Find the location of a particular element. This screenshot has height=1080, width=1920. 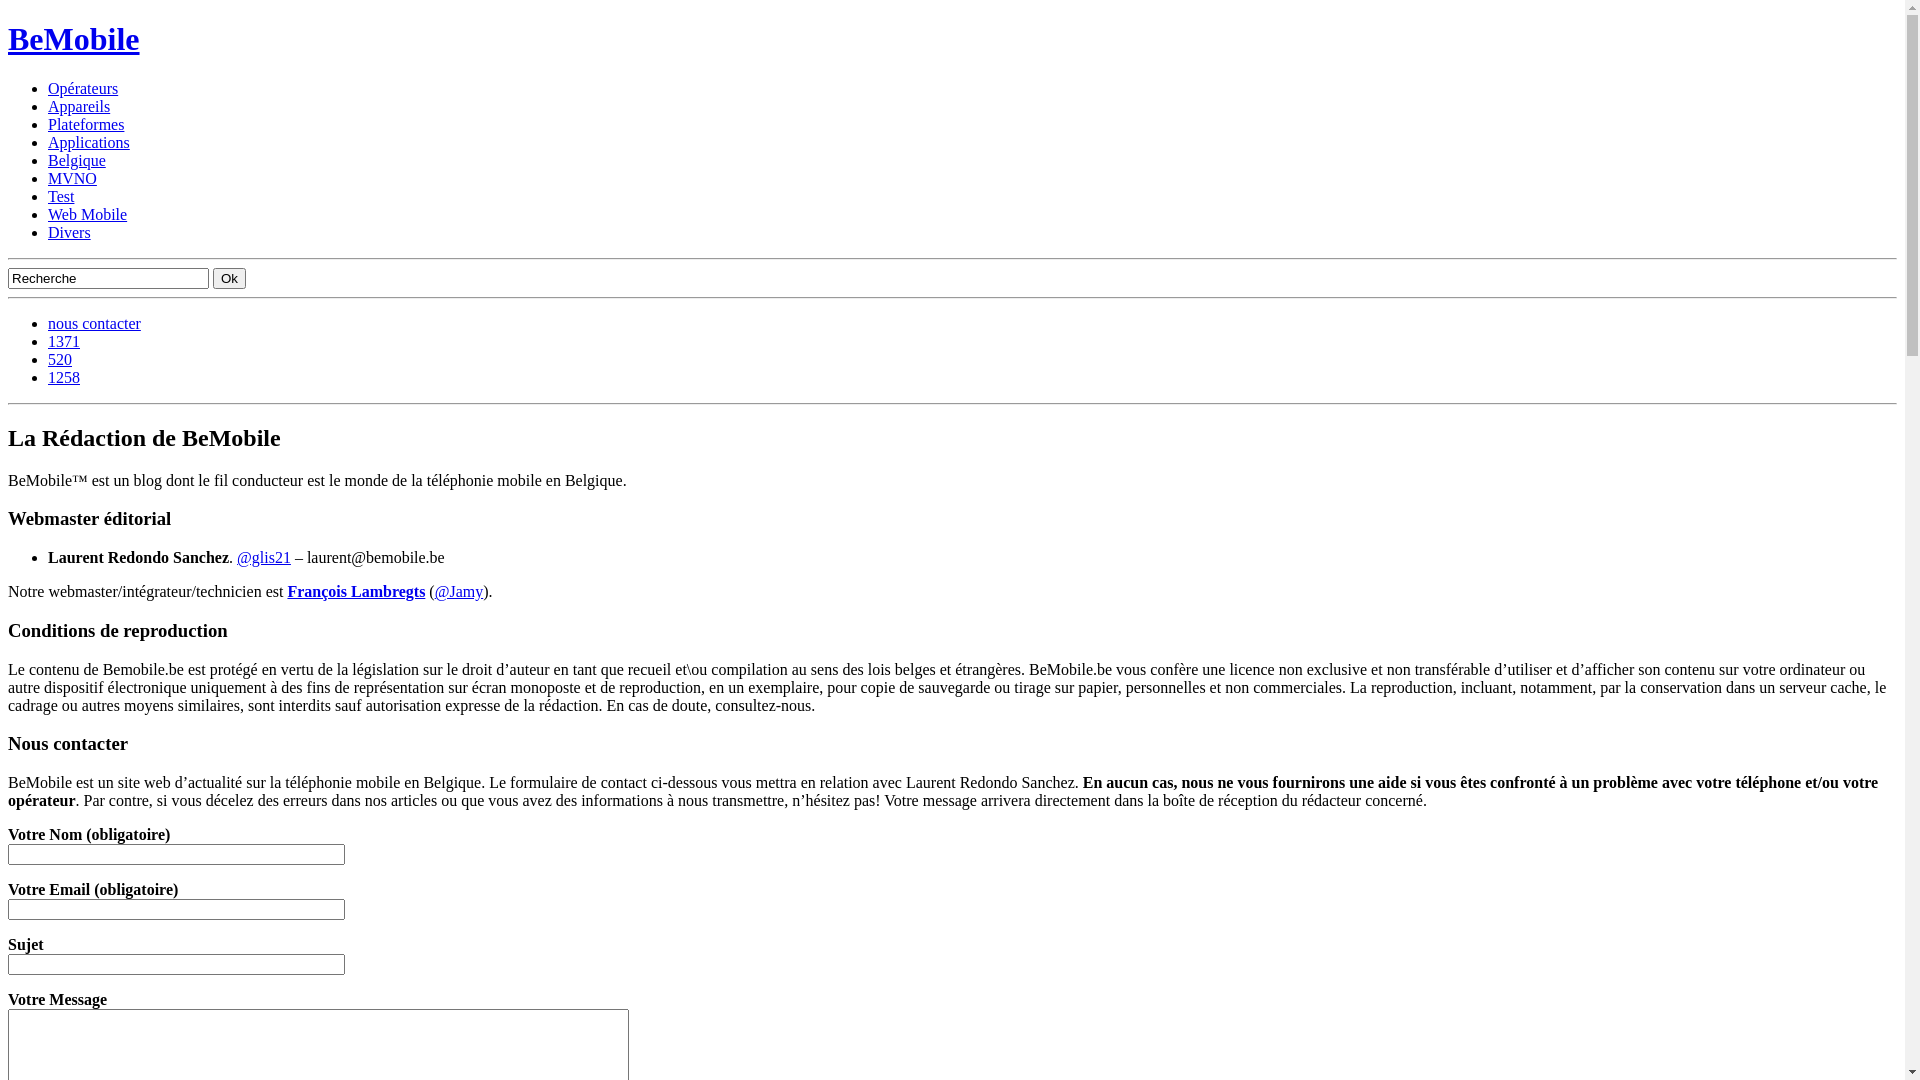

'Test' is located at coordinates (61, 196).